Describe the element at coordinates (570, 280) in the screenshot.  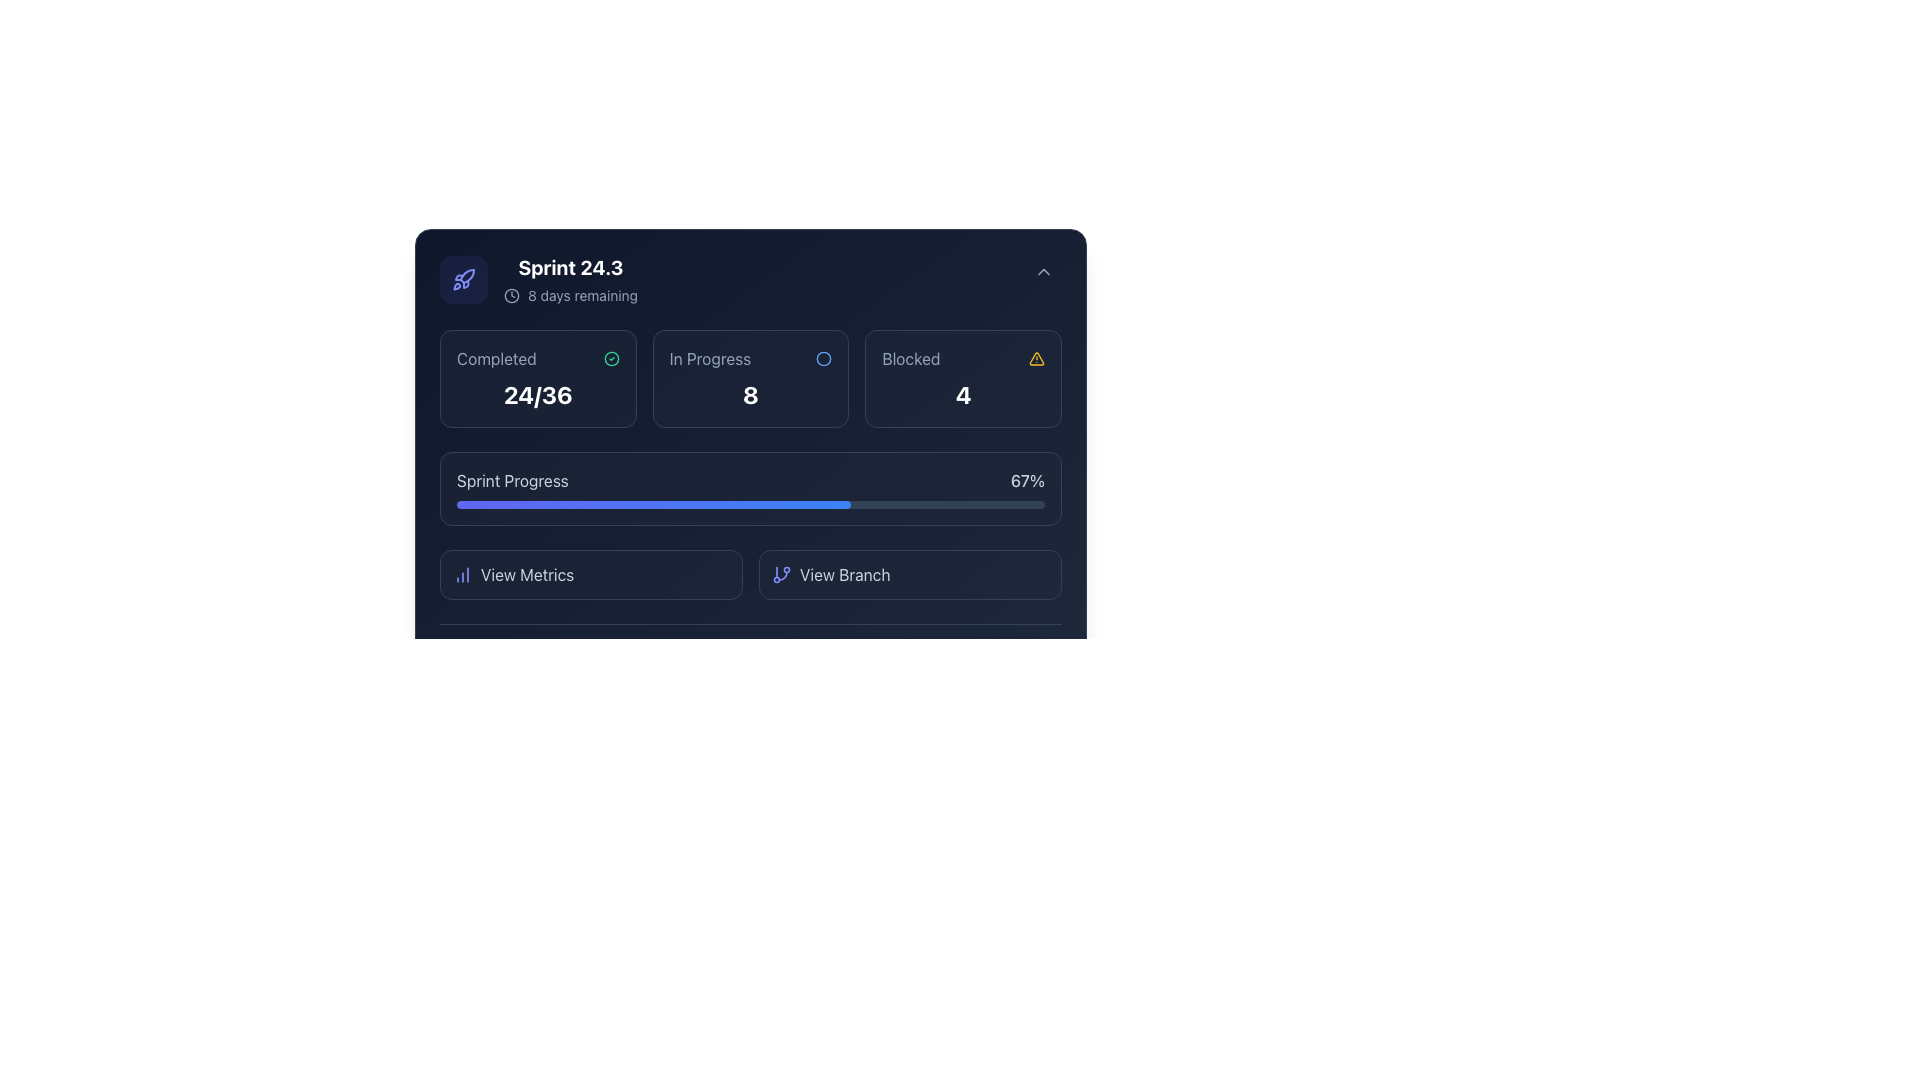
I see `informational text display regarding the current sprint (Sprint 24.3) and its remaining duration (8 days) located near the top-left section of the user interface, under a rocket-shaped icon` at that location.